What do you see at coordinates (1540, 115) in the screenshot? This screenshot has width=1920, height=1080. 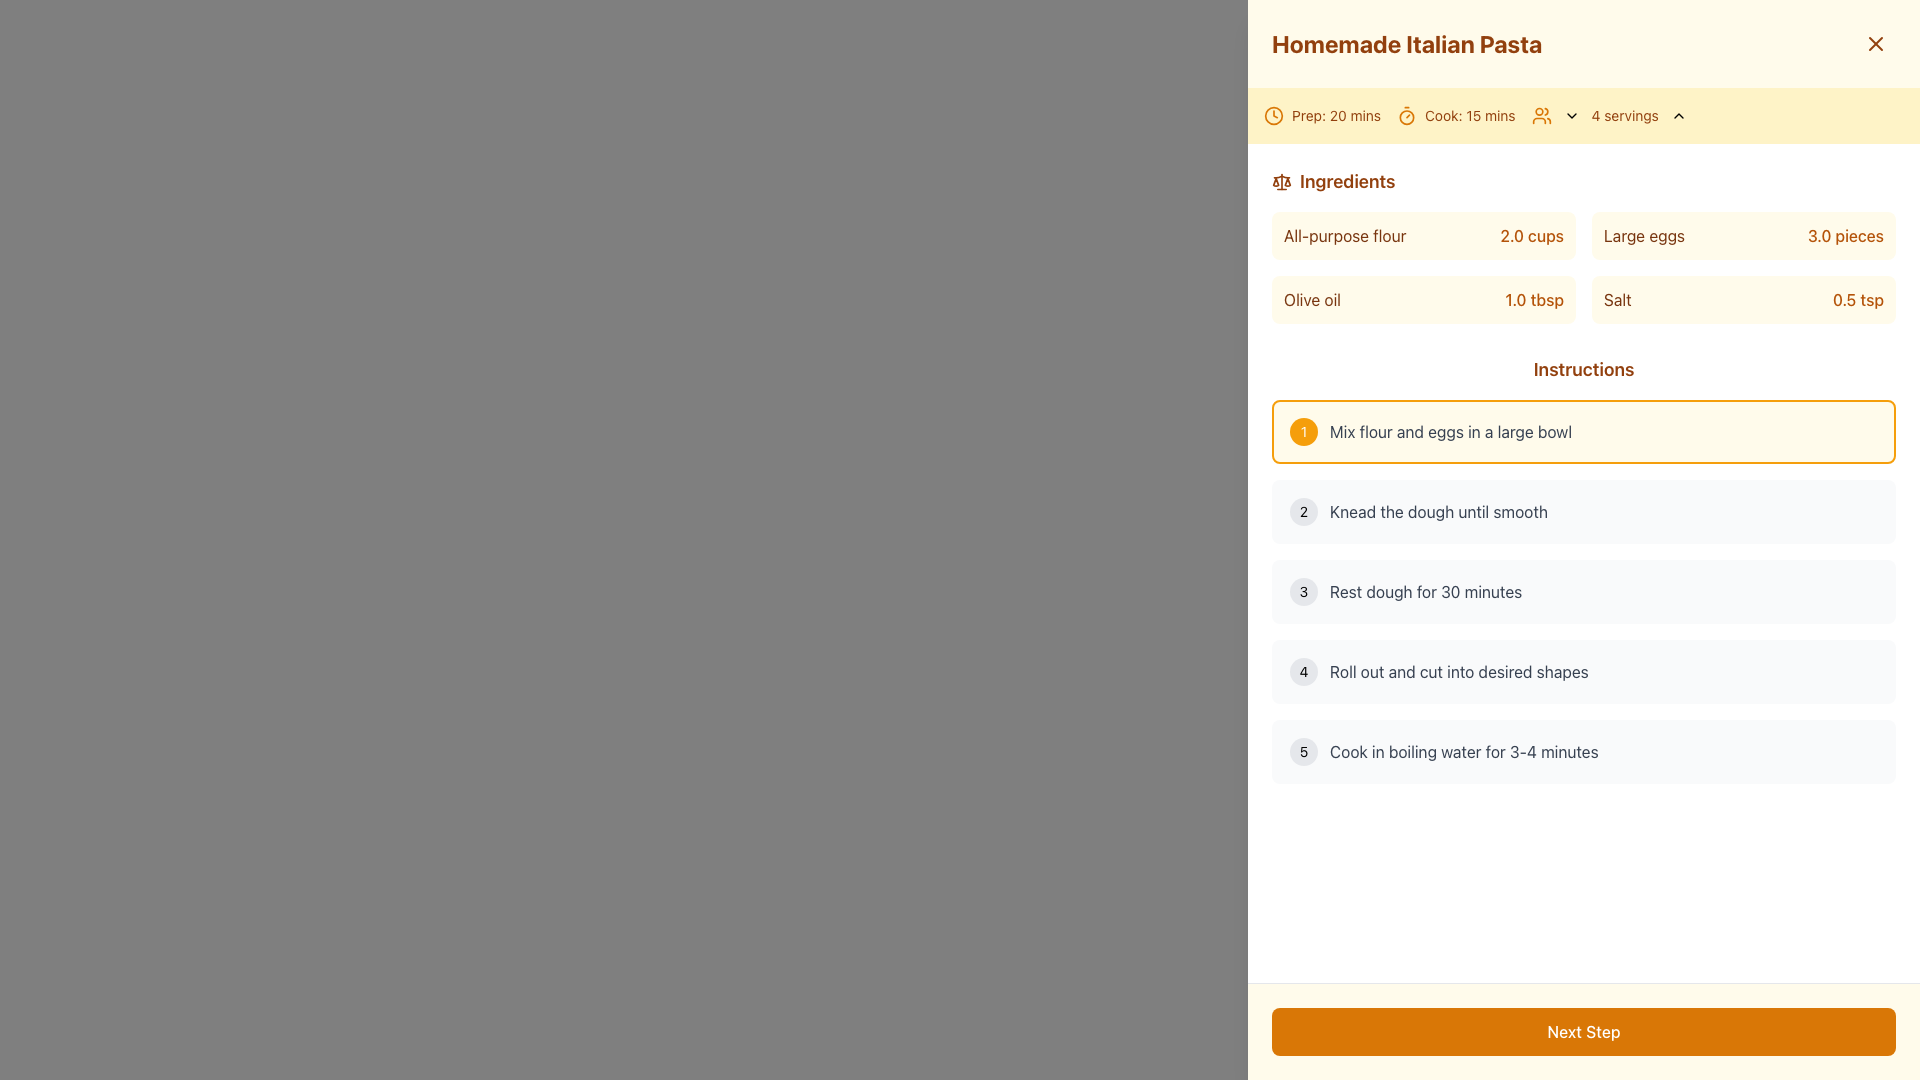 I see `the small amber icon resembling a group of users located at the top right corner of the content area beside the '4 servings' label` at bounding box center [1540, 115].